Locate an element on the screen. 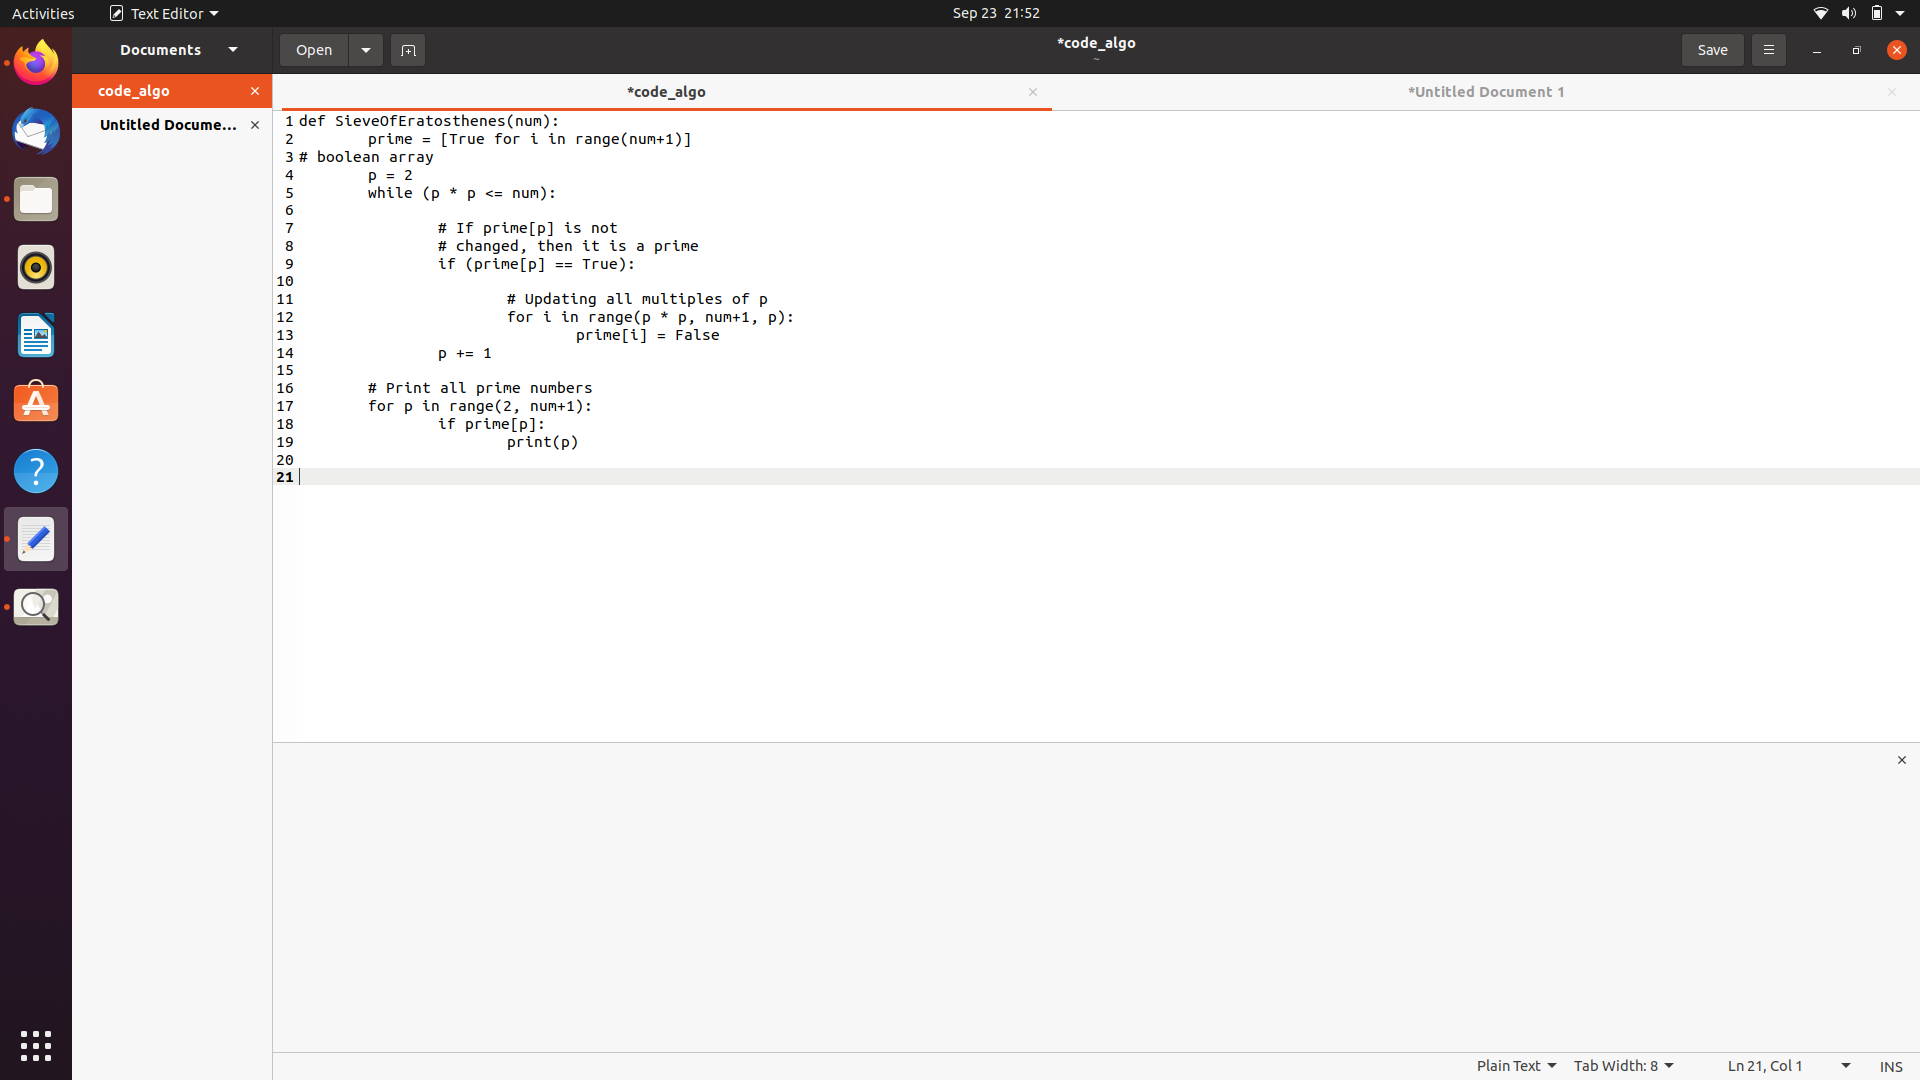  Close code_algo document using the orange panel is located at coordinates (257, 92).